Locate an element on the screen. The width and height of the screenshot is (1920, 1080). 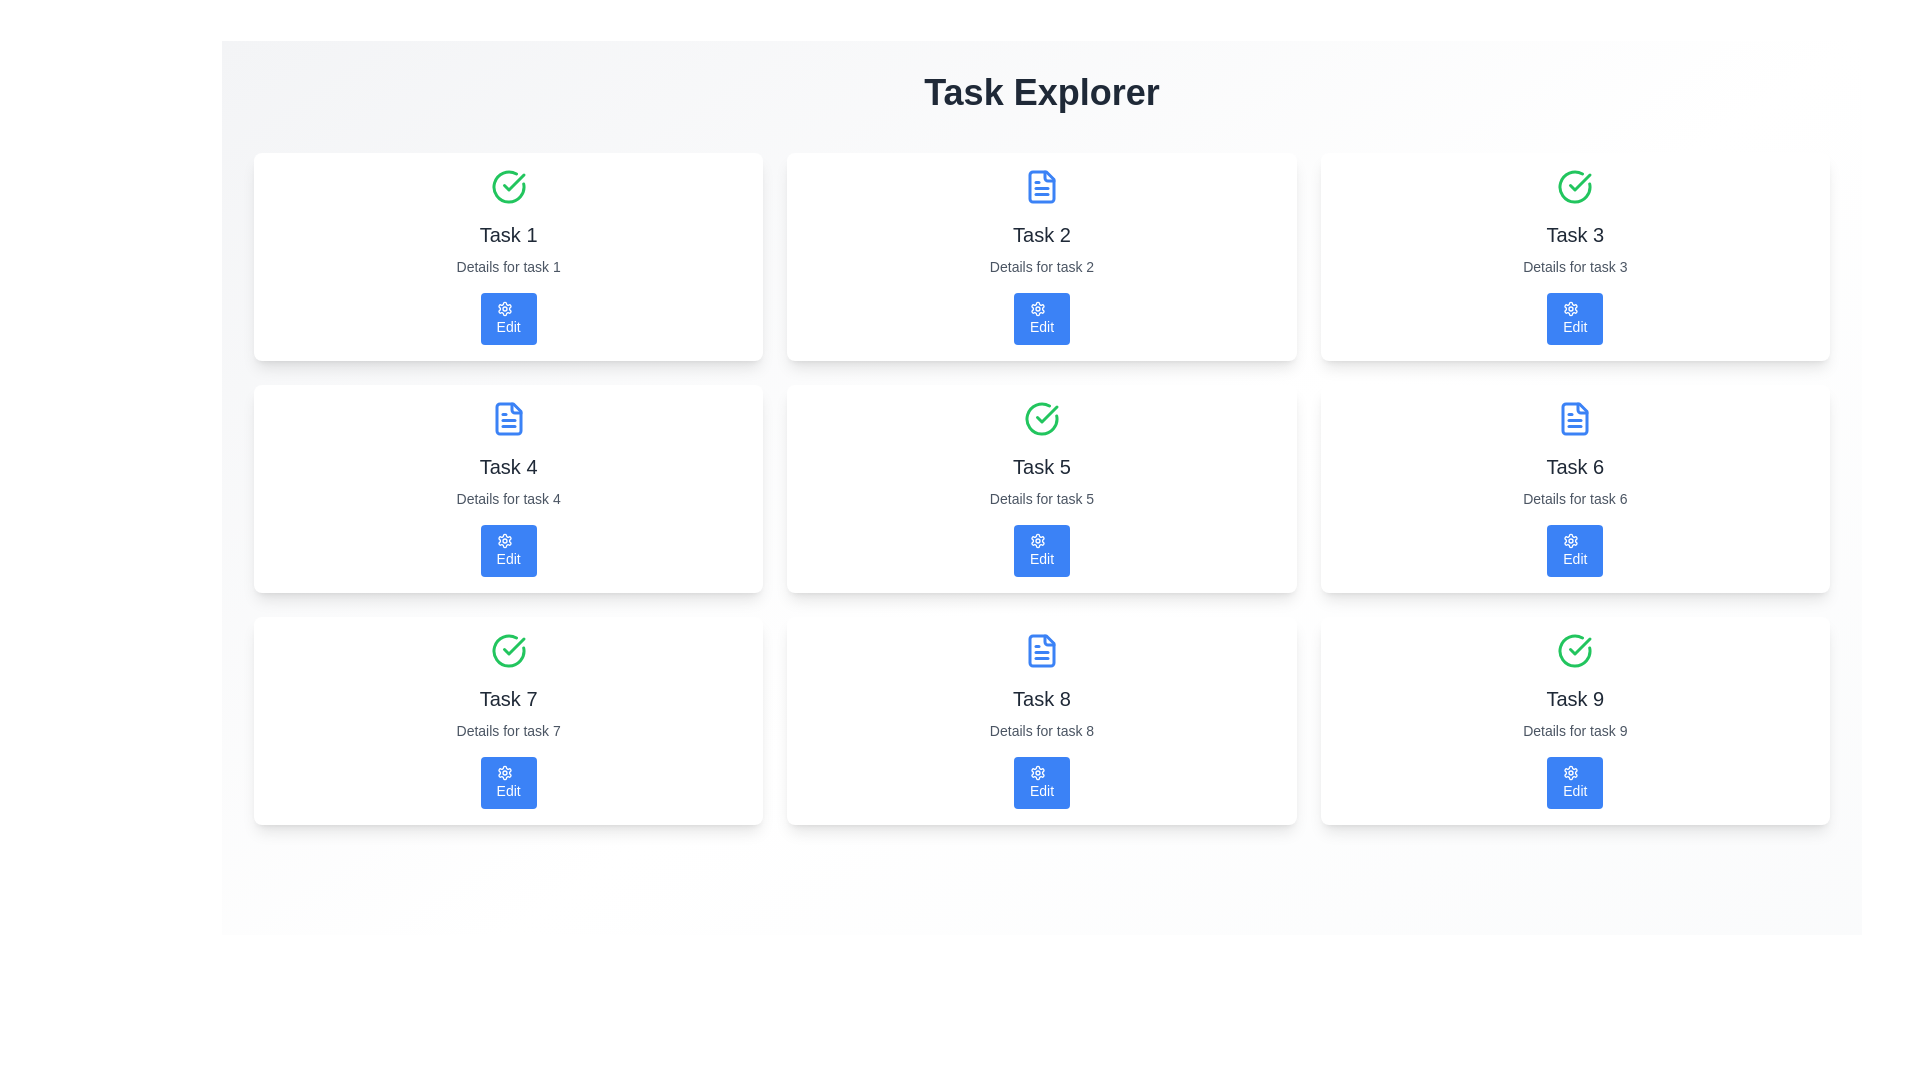
the text label providing additional information for 'Task 7', located within the seventh card of a 3x3 grid layout, positioned below the 'Task 7' heading and above the 'Edit' button is located at coordinates (508, 731).